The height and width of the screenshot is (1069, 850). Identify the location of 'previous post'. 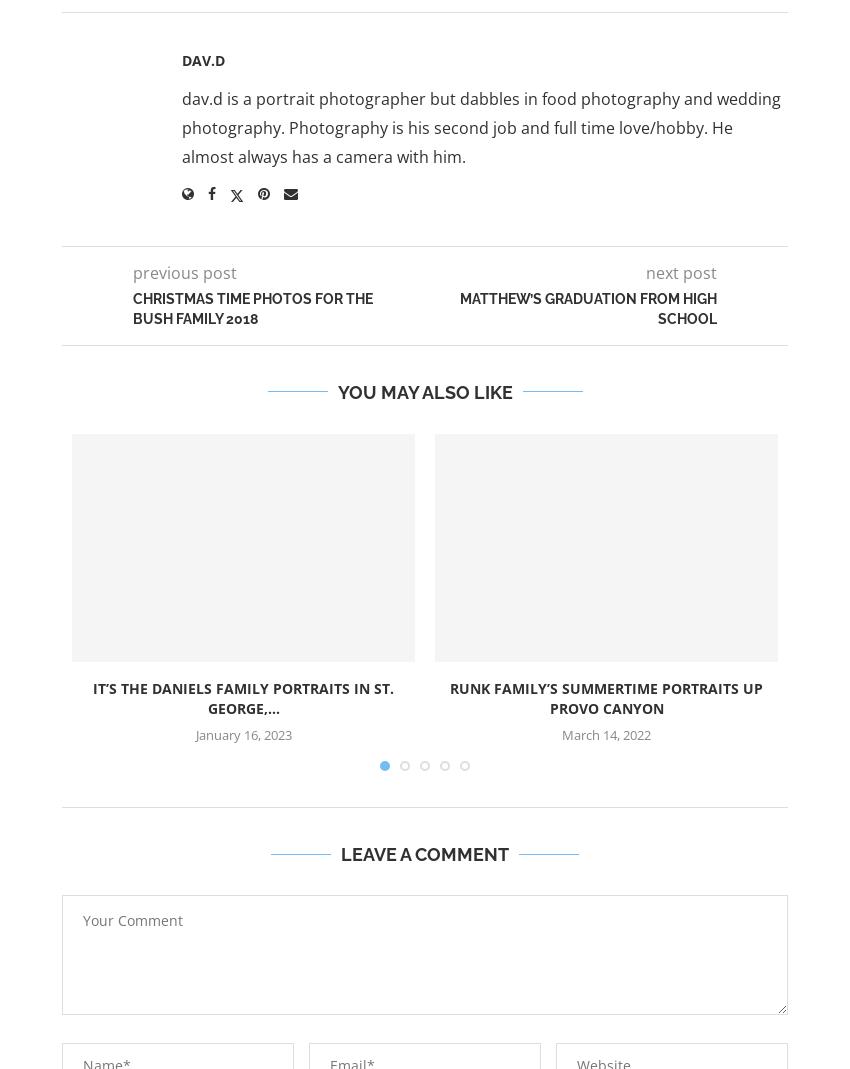
(183, 272).